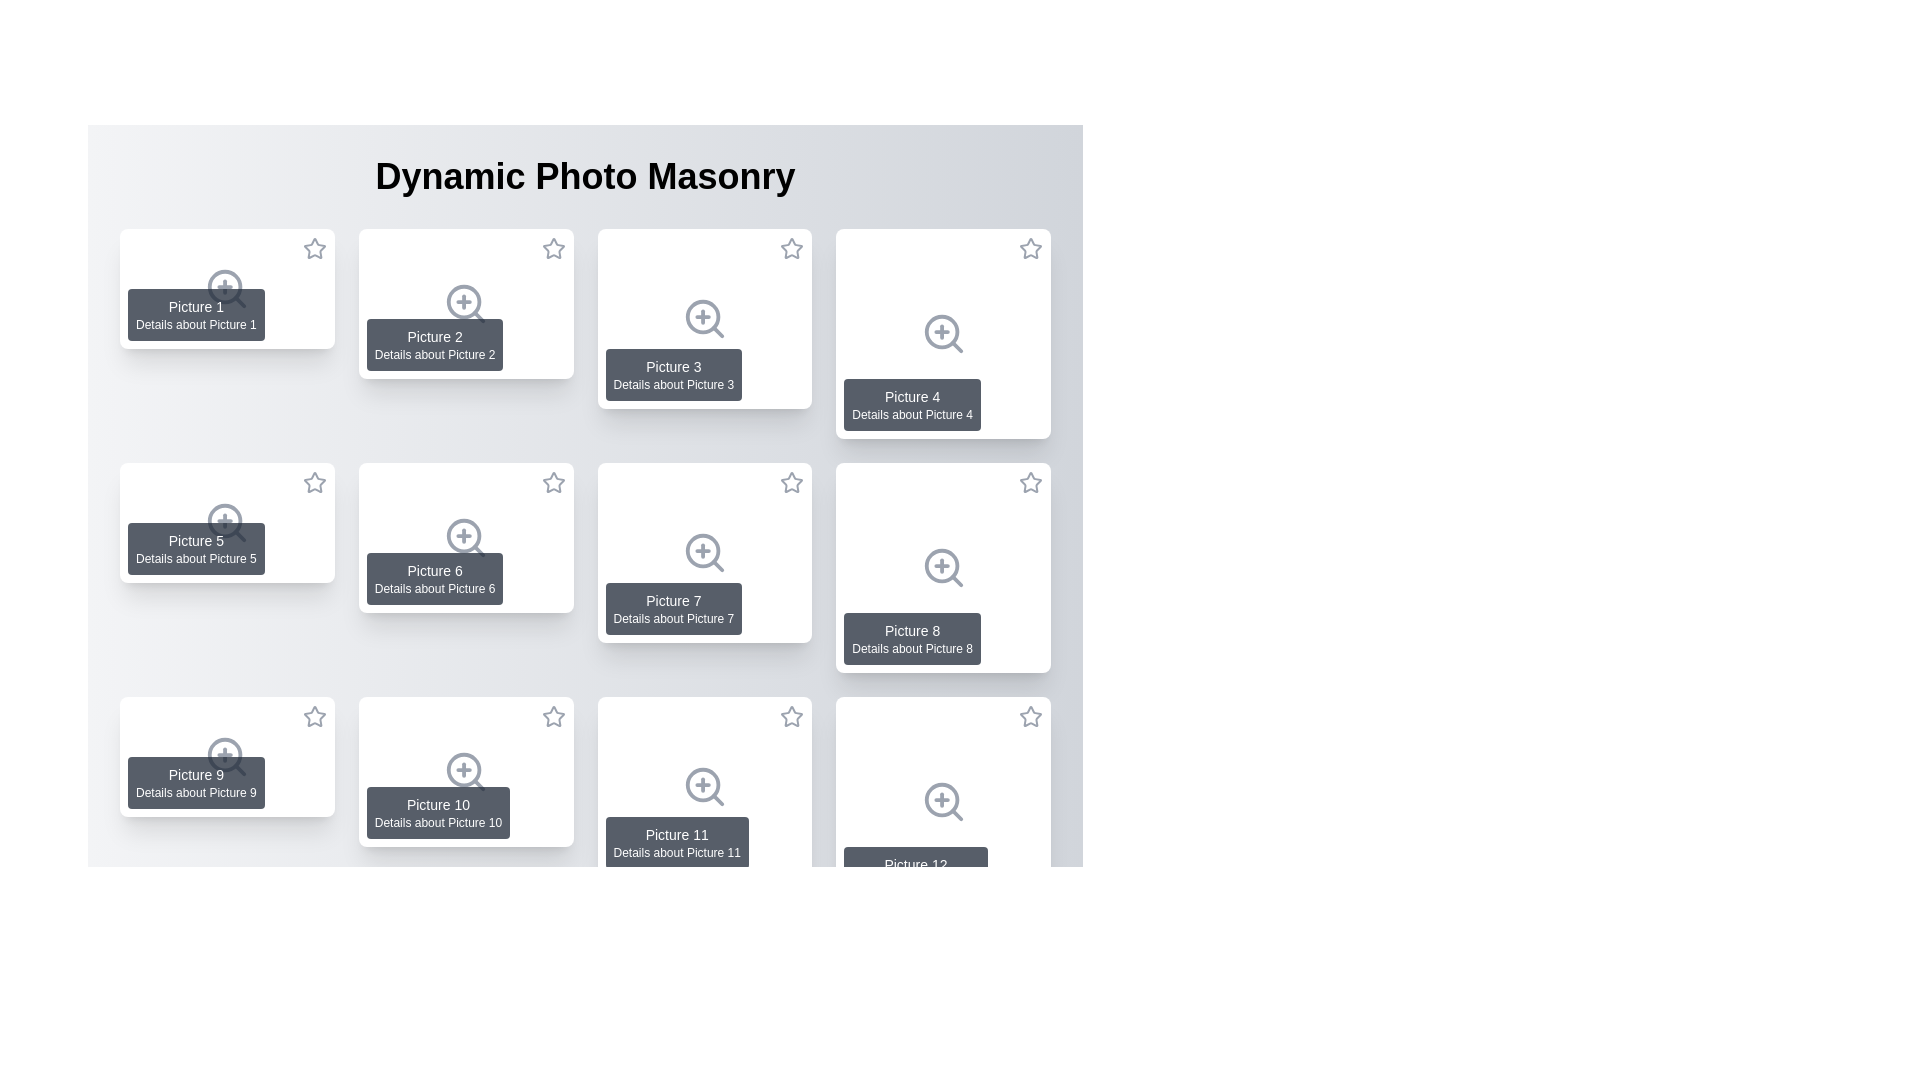 Image resolution: width=1920 pixels, height=1080 pixels. Describe the element at coordinates (1030, 482) in the screenshot. I see `the star icon button located at the top-right corner of the Picture 8 card` at that location.